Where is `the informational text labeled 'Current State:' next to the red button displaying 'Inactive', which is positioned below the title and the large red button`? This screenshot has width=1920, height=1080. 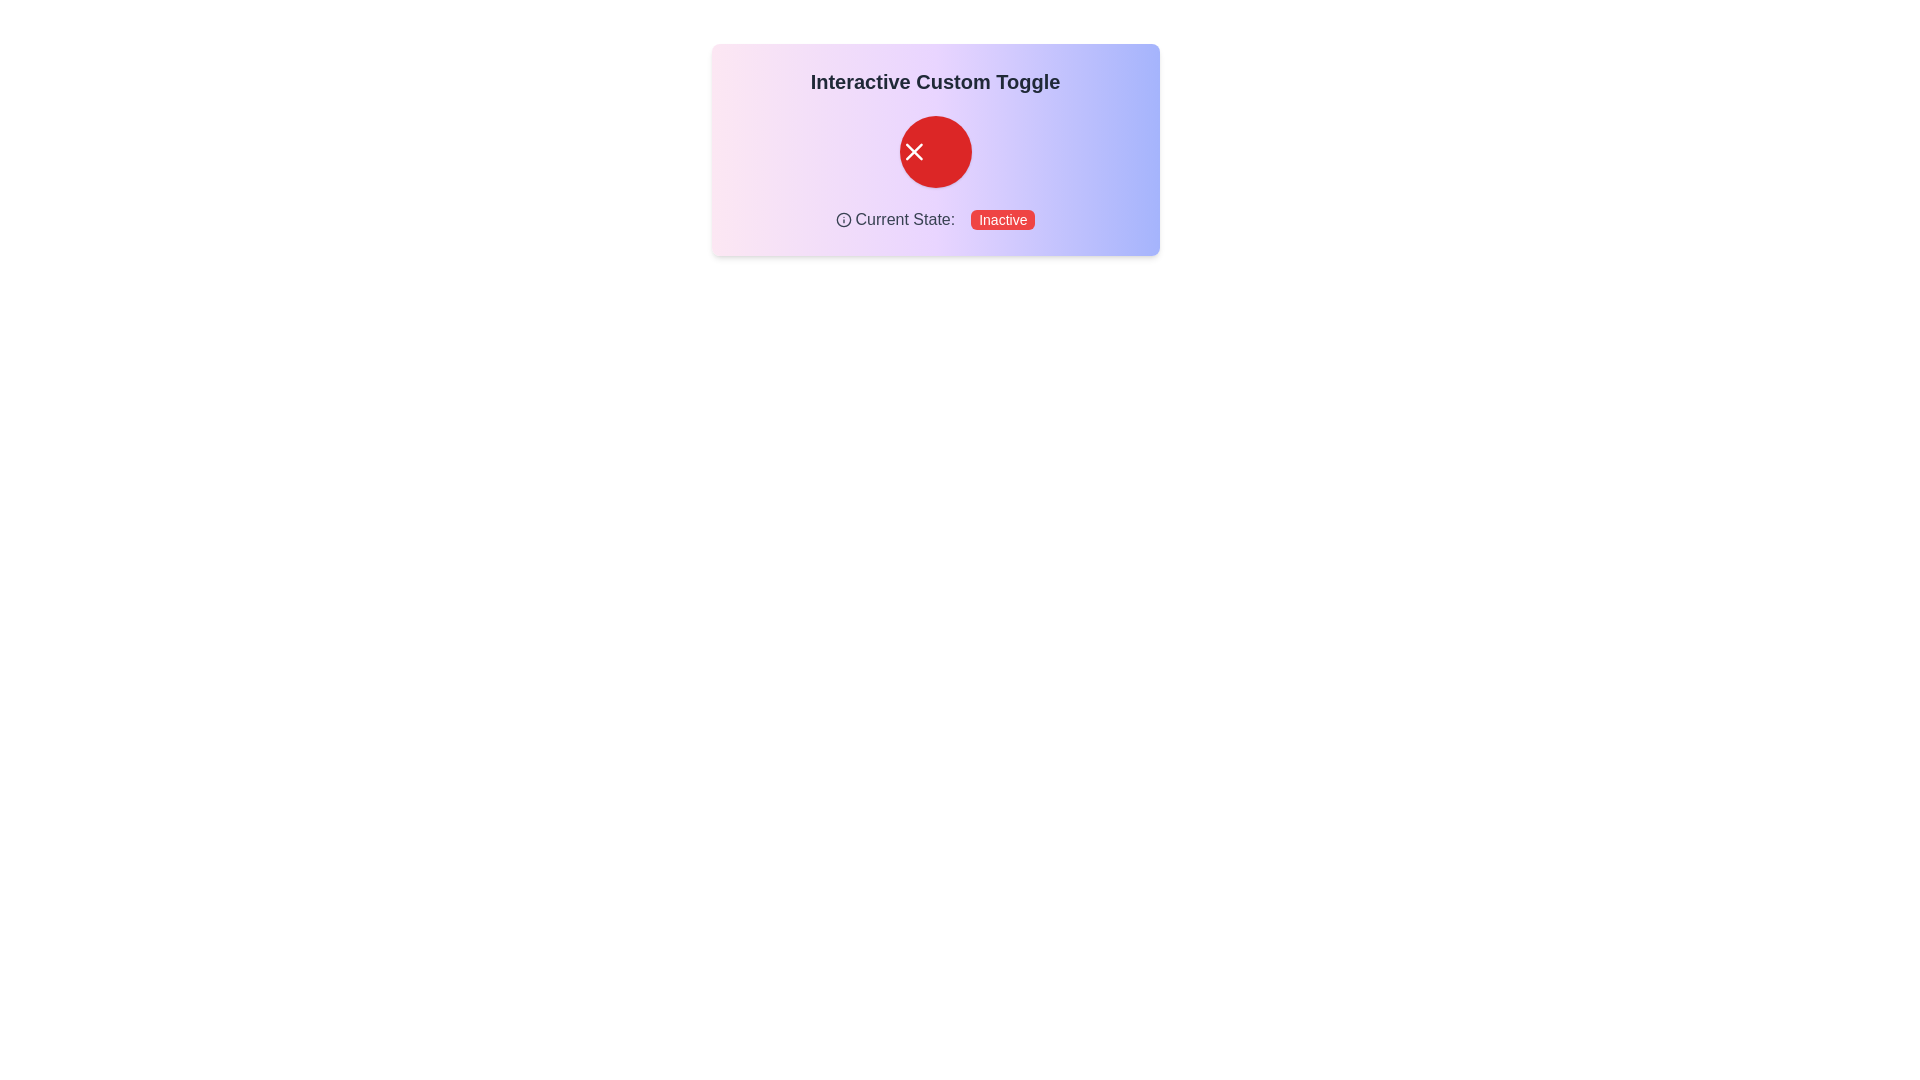 the informational text labeled 'Current State:' next to the red button displaying 'Inactive', which is positioned below the title and the large red button is located at coordinates (934, 219).